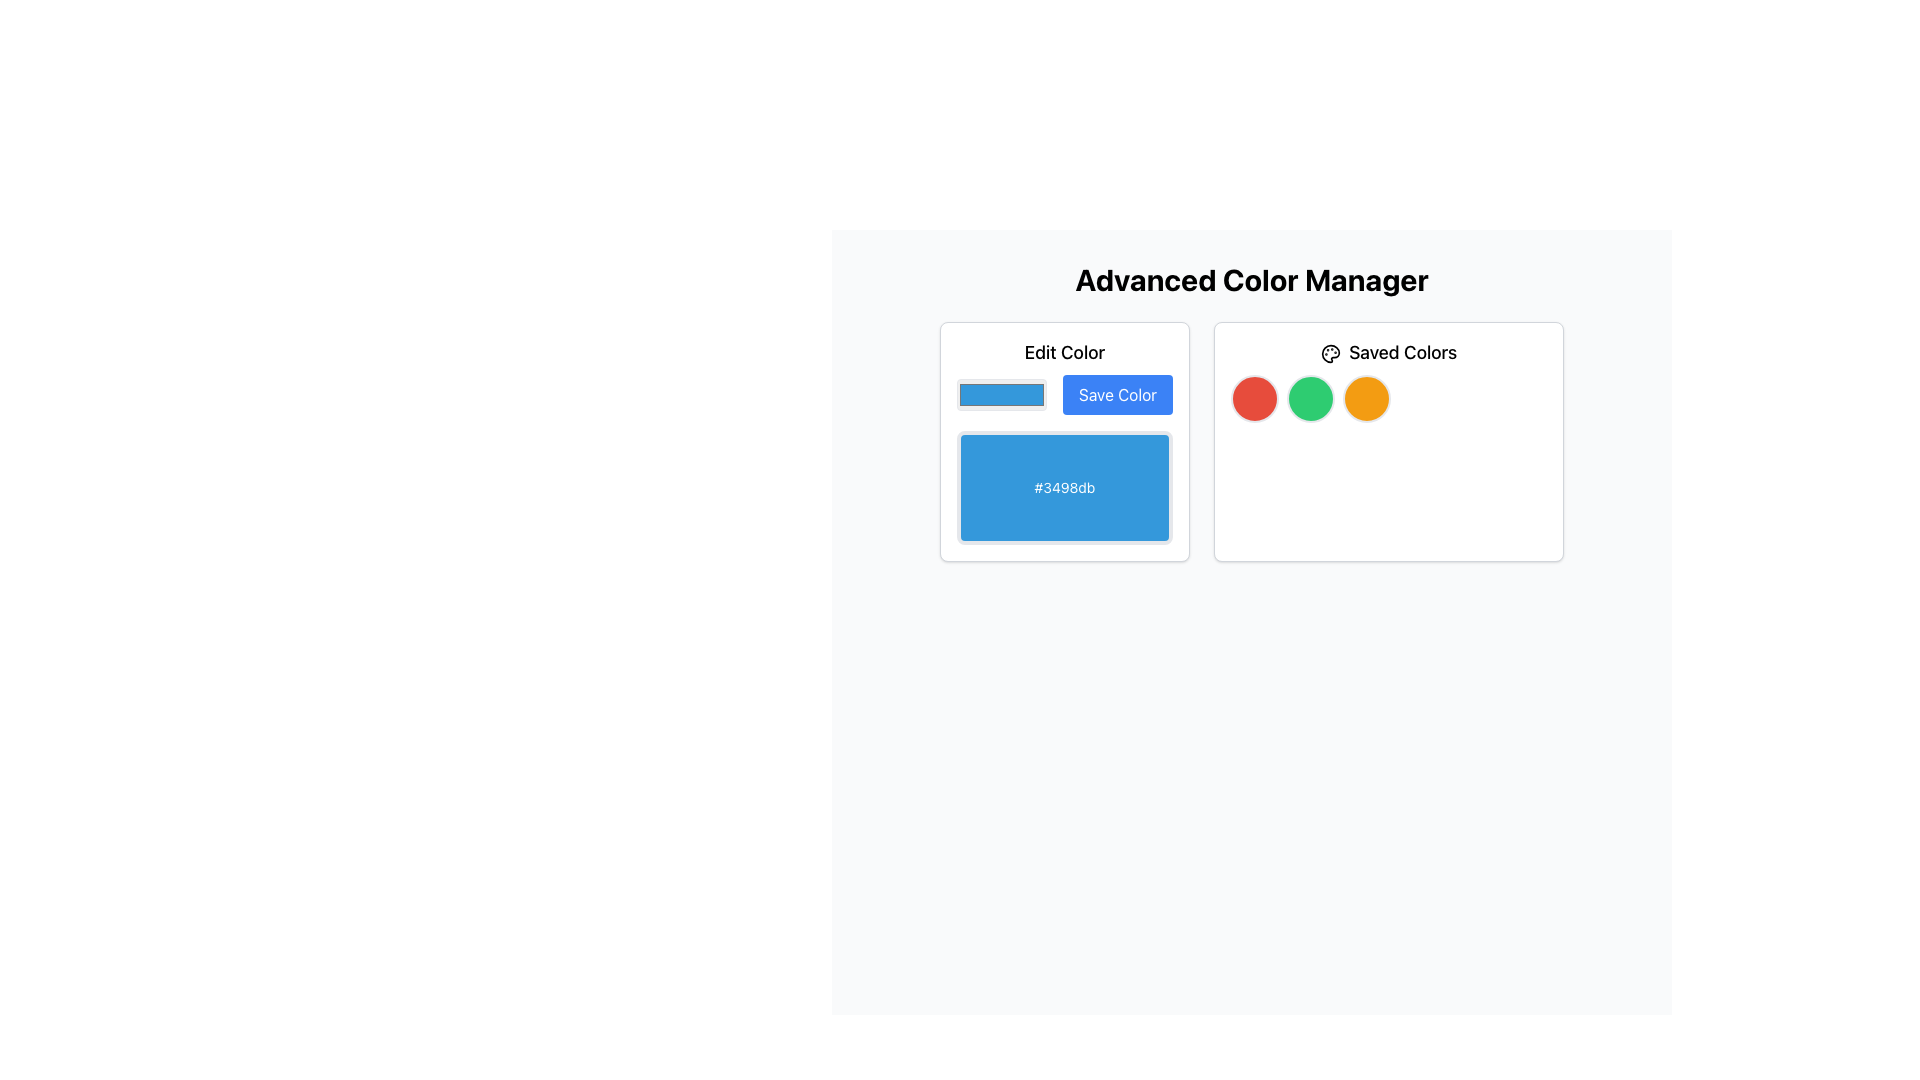 This screenshot has height=1080, width=1920. I want to click on the third circular color selection indicator, which is vibrant orange with a light border, so click(1366, 398).